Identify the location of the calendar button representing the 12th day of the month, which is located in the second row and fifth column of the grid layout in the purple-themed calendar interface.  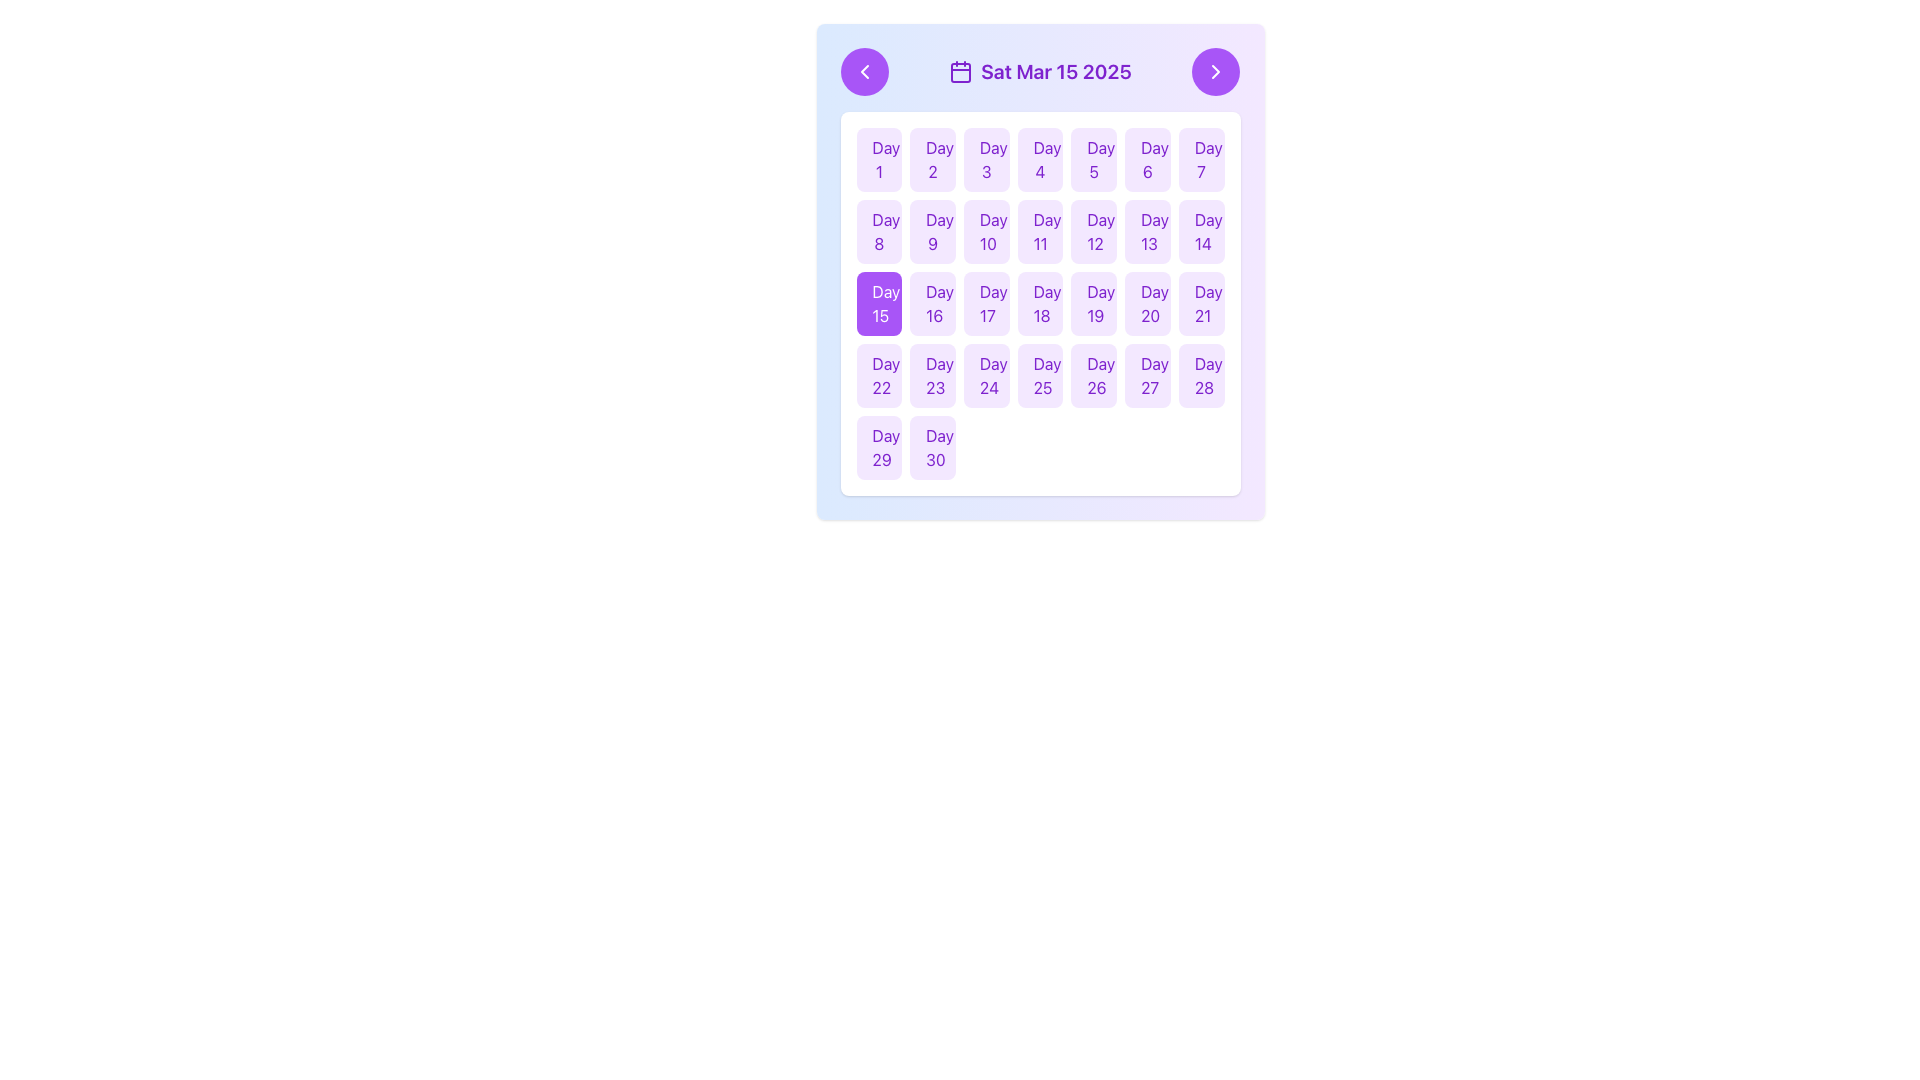
(1093, 230).